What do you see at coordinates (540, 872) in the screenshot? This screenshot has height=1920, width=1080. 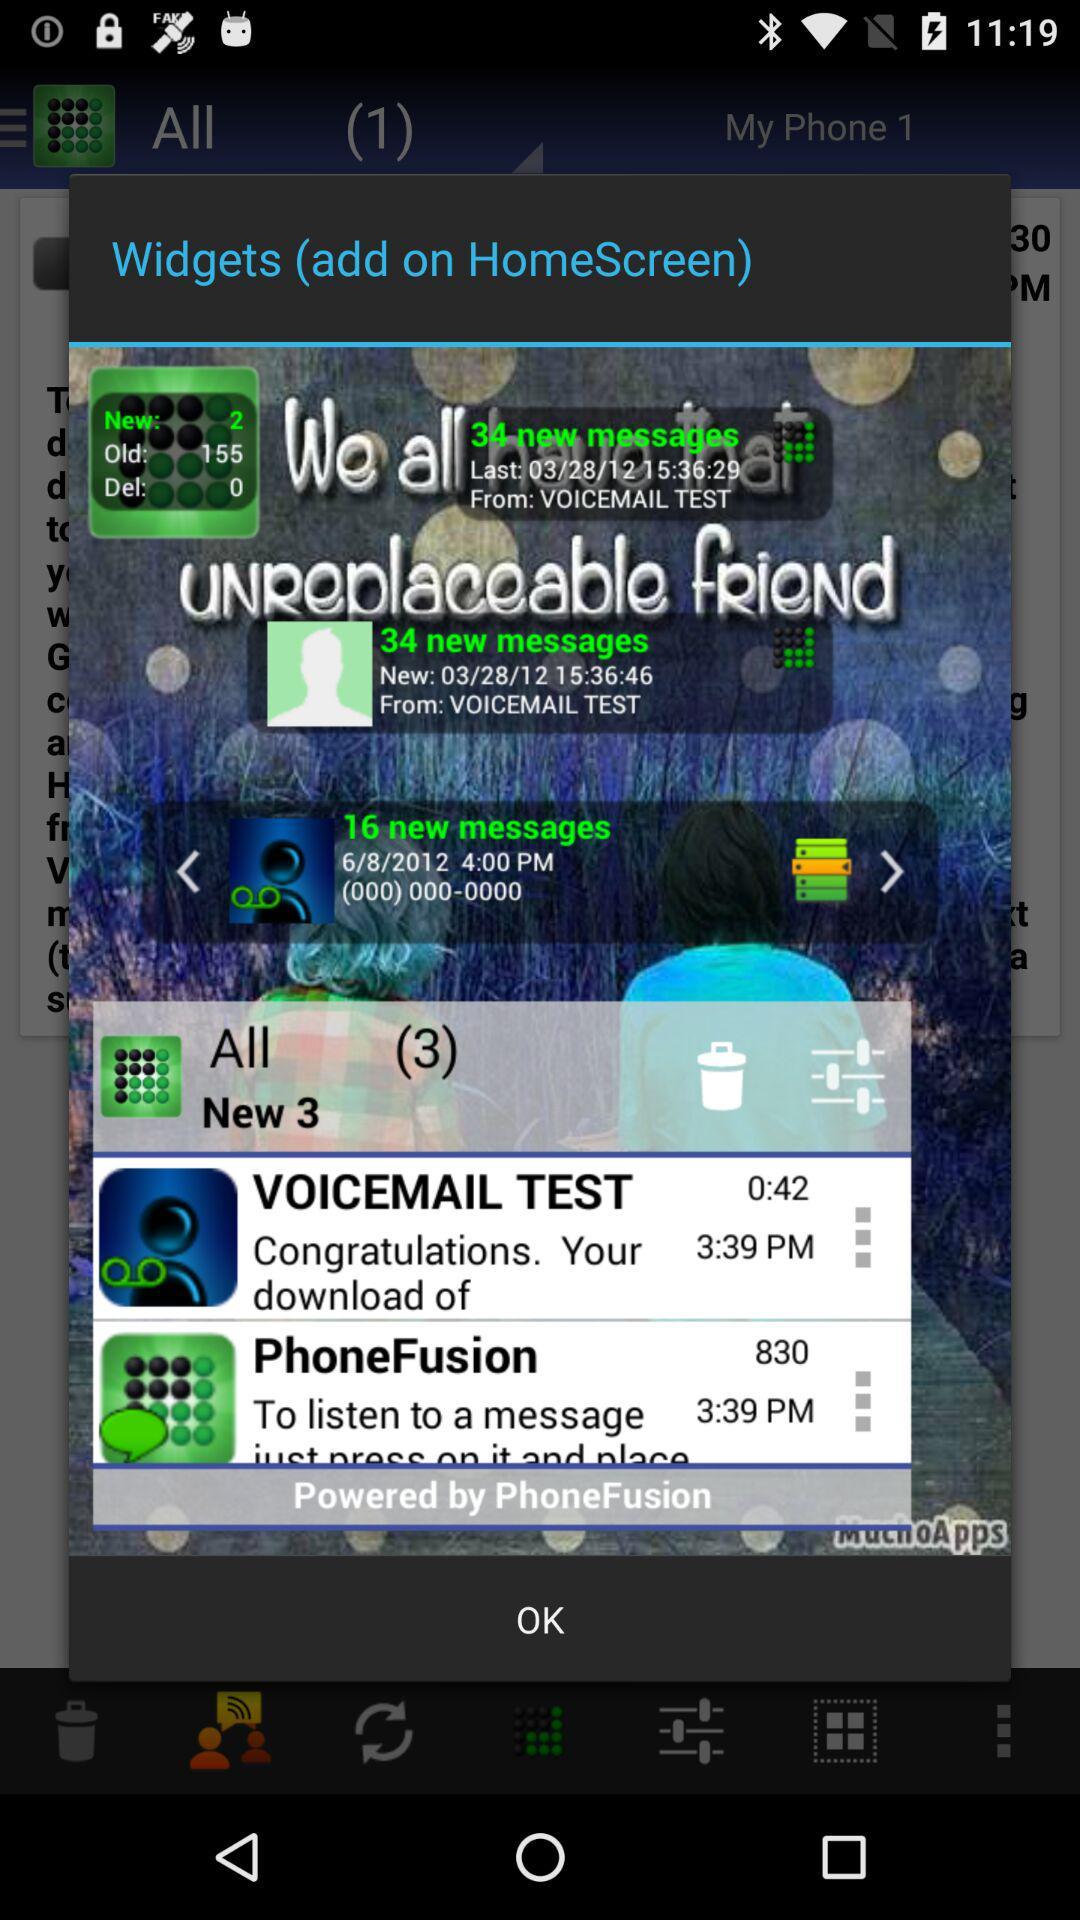 I see `look at messages` at bounding box center [540, 872].